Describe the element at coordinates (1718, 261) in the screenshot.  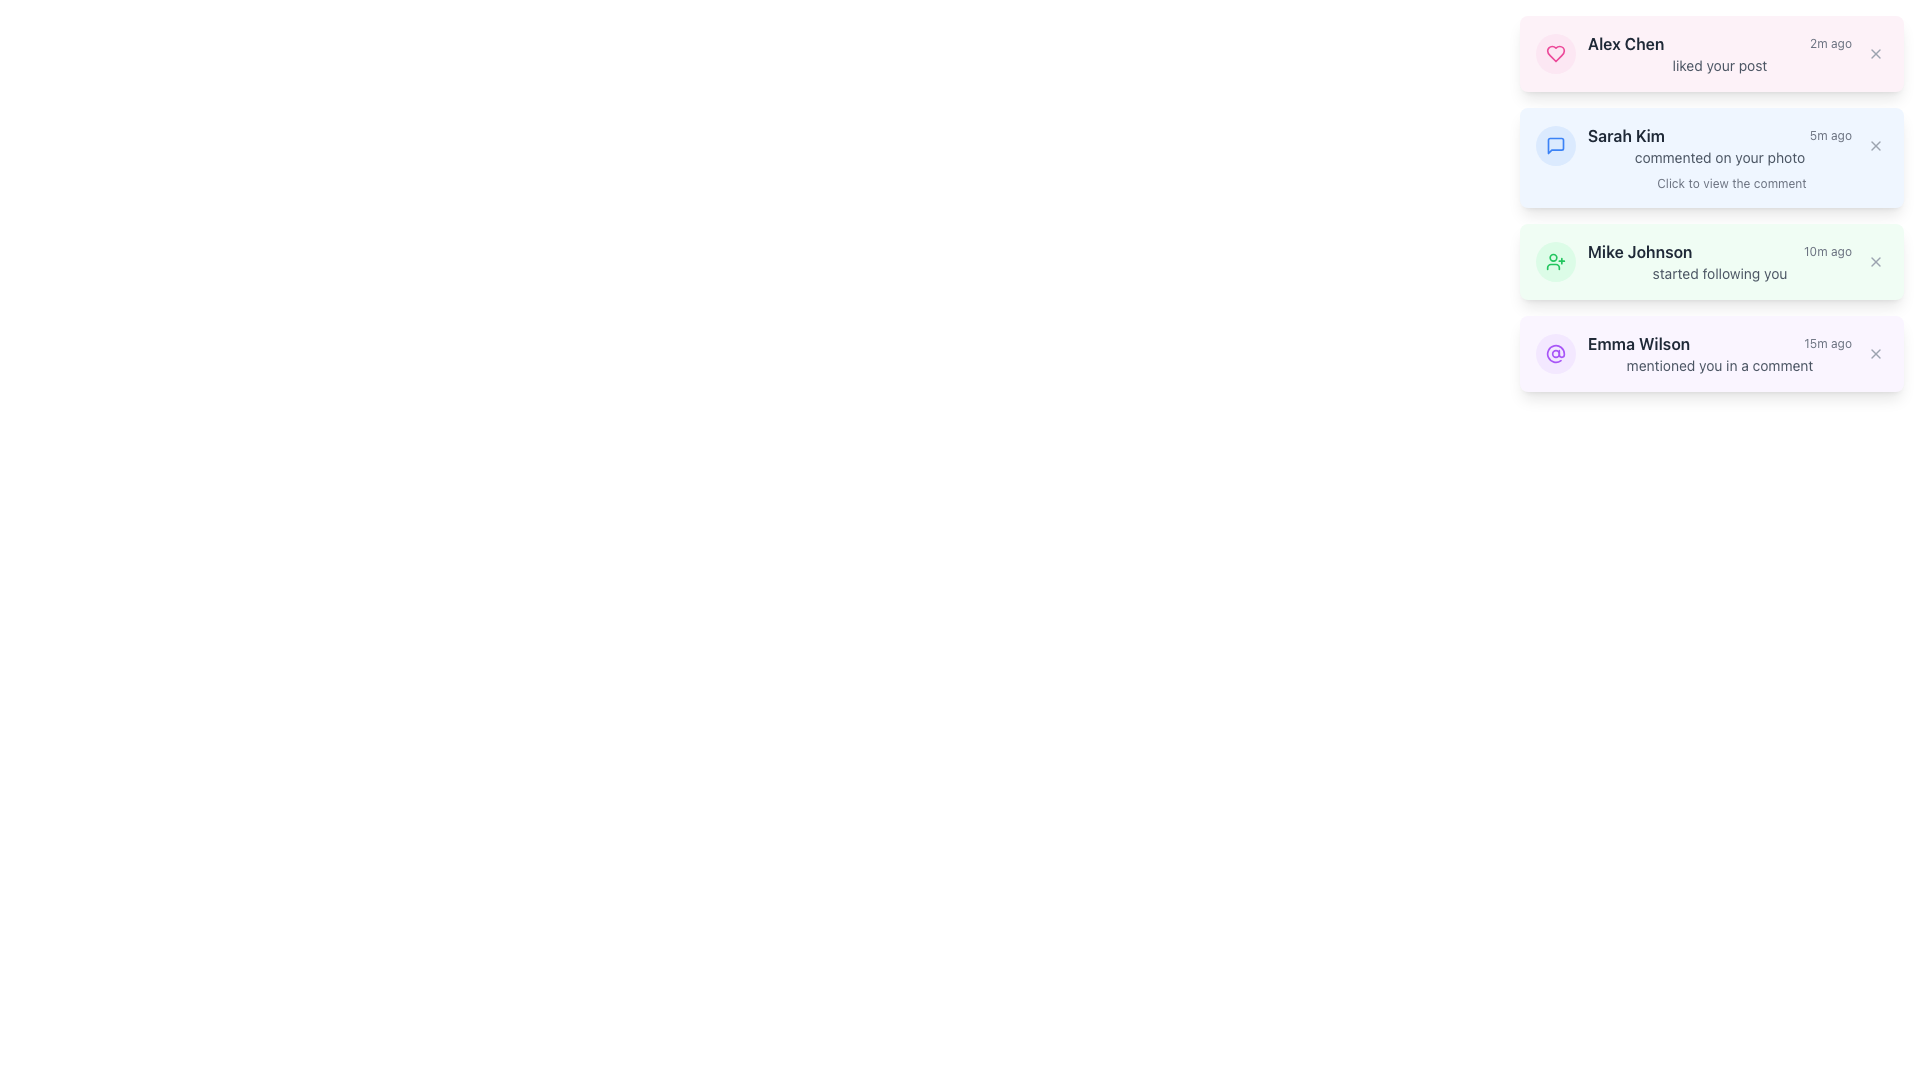
I see `the notification item indicating that Mike Johnson started following you, which is the third entry in the notification list` at that location.